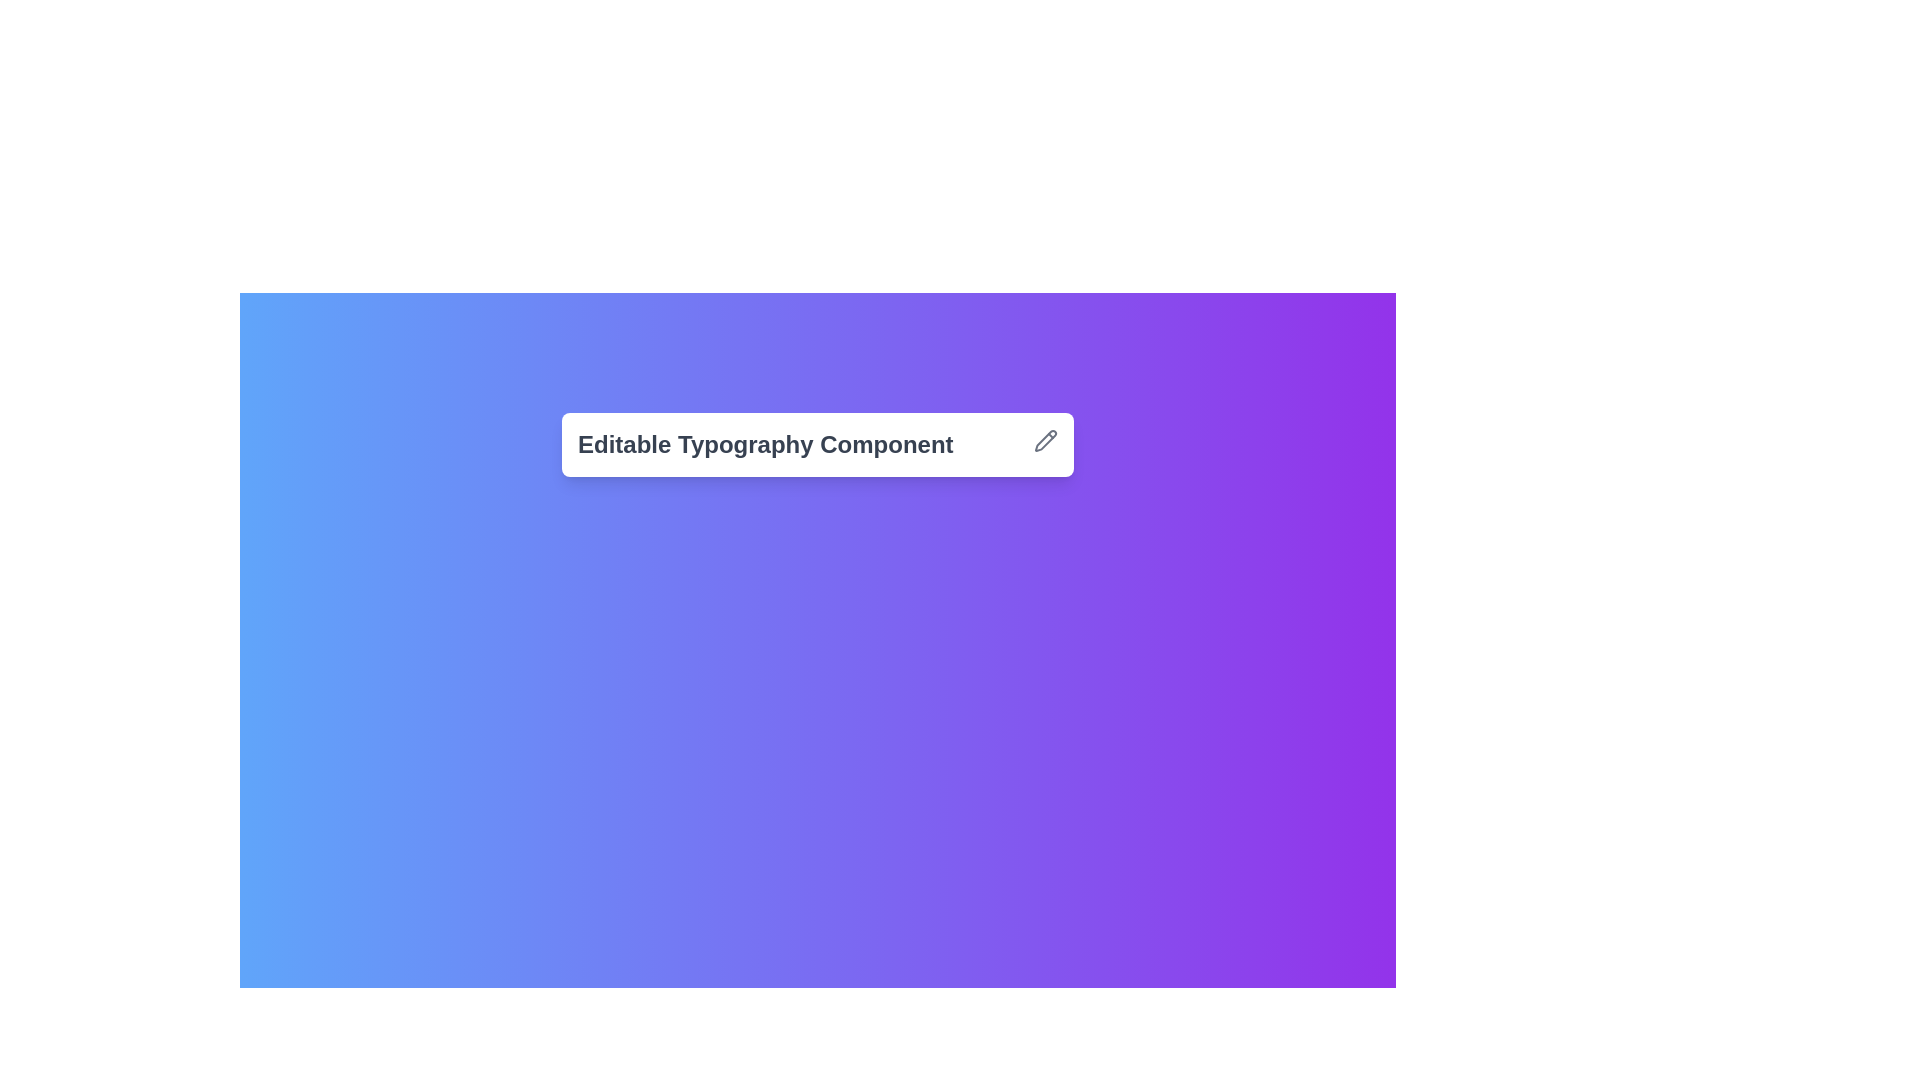 Image resolution: width=1920 pixels, height=1080 pixels. What do you see at coordinates (1045, 438) in the screenshot?
I see `the pencil icon button located to the right of the 'Editable Typography Component' label to initiate editing` at bounding box center [1045, 438].